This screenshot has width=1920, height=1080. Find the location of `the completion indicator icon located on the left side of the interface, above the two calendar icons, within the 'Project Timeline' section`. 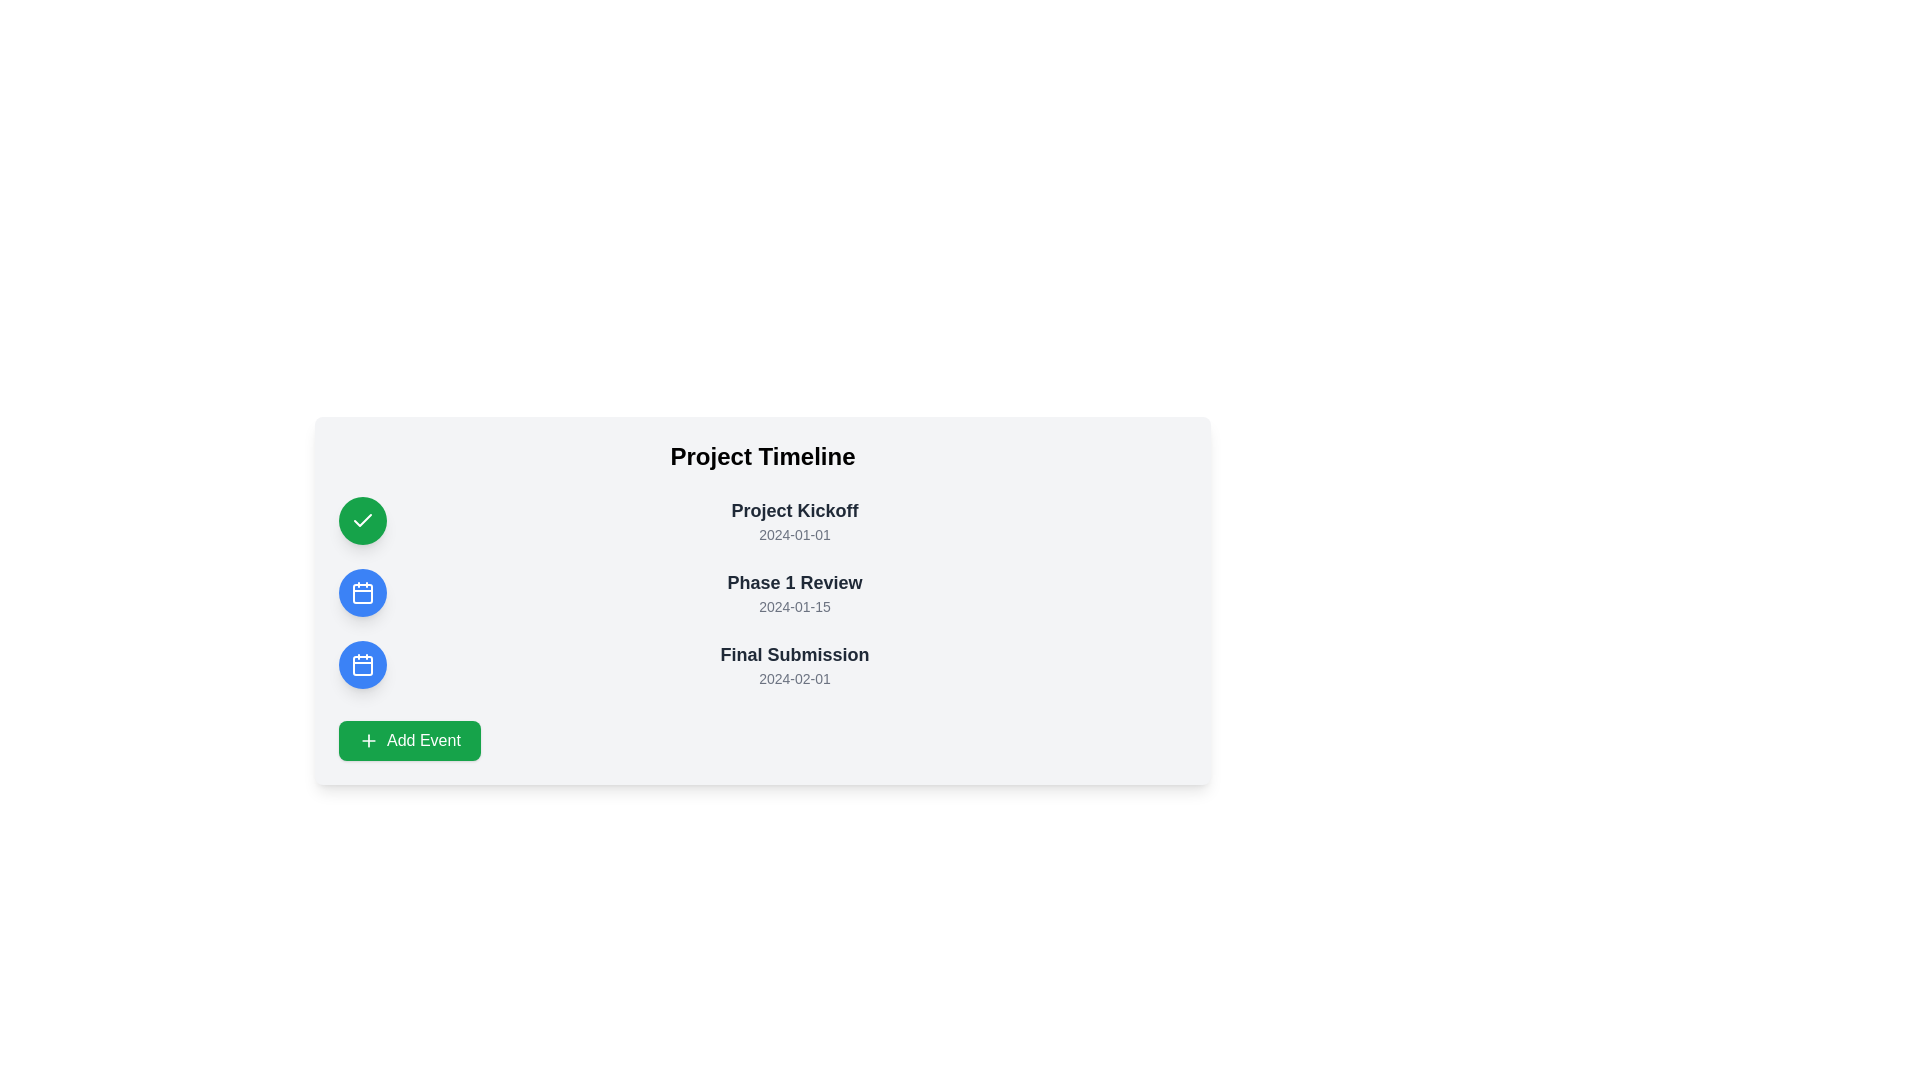

the completion indicator icon located on the left side of the interface, above the two calendar icons, within the 'Project Timeline' section is located at coordinates (363, 519).